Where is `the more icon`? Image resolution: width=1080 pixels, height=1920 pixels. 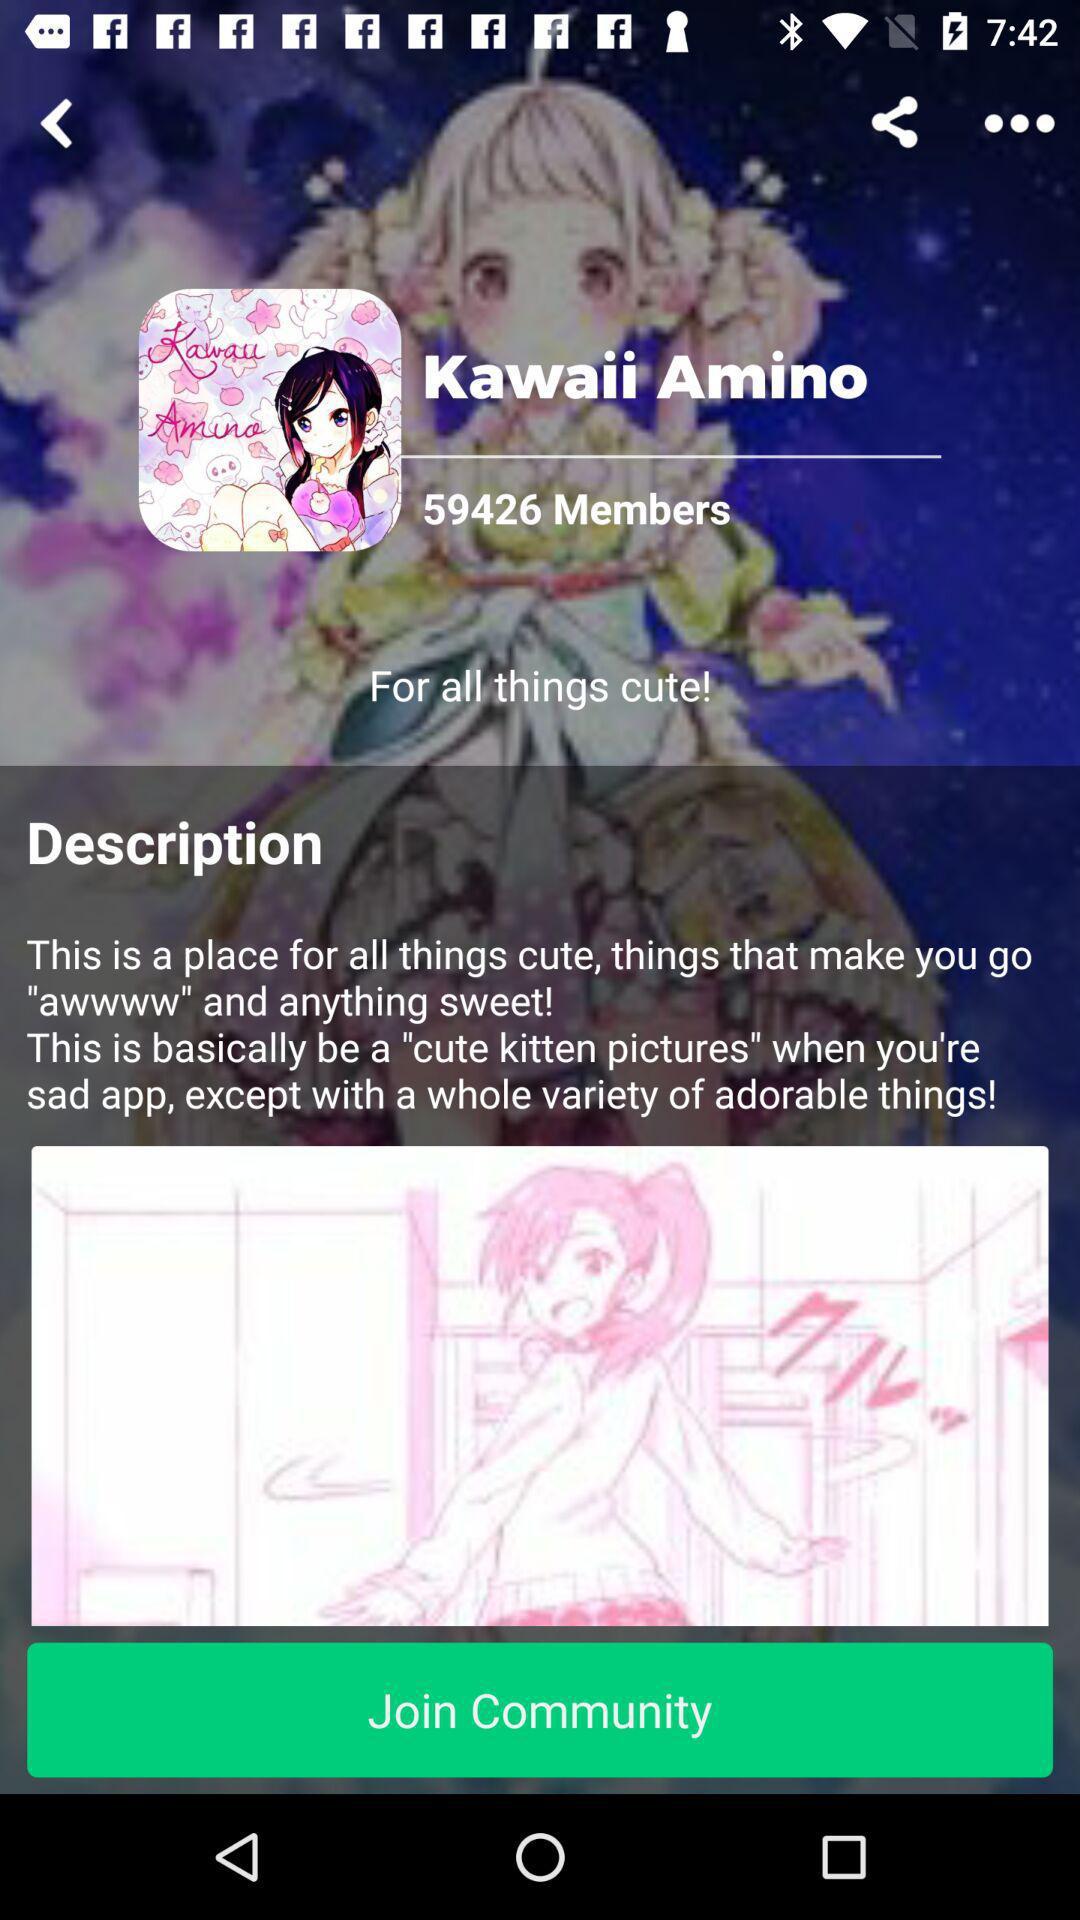
the more icon is located at coordinates (1019, 122).